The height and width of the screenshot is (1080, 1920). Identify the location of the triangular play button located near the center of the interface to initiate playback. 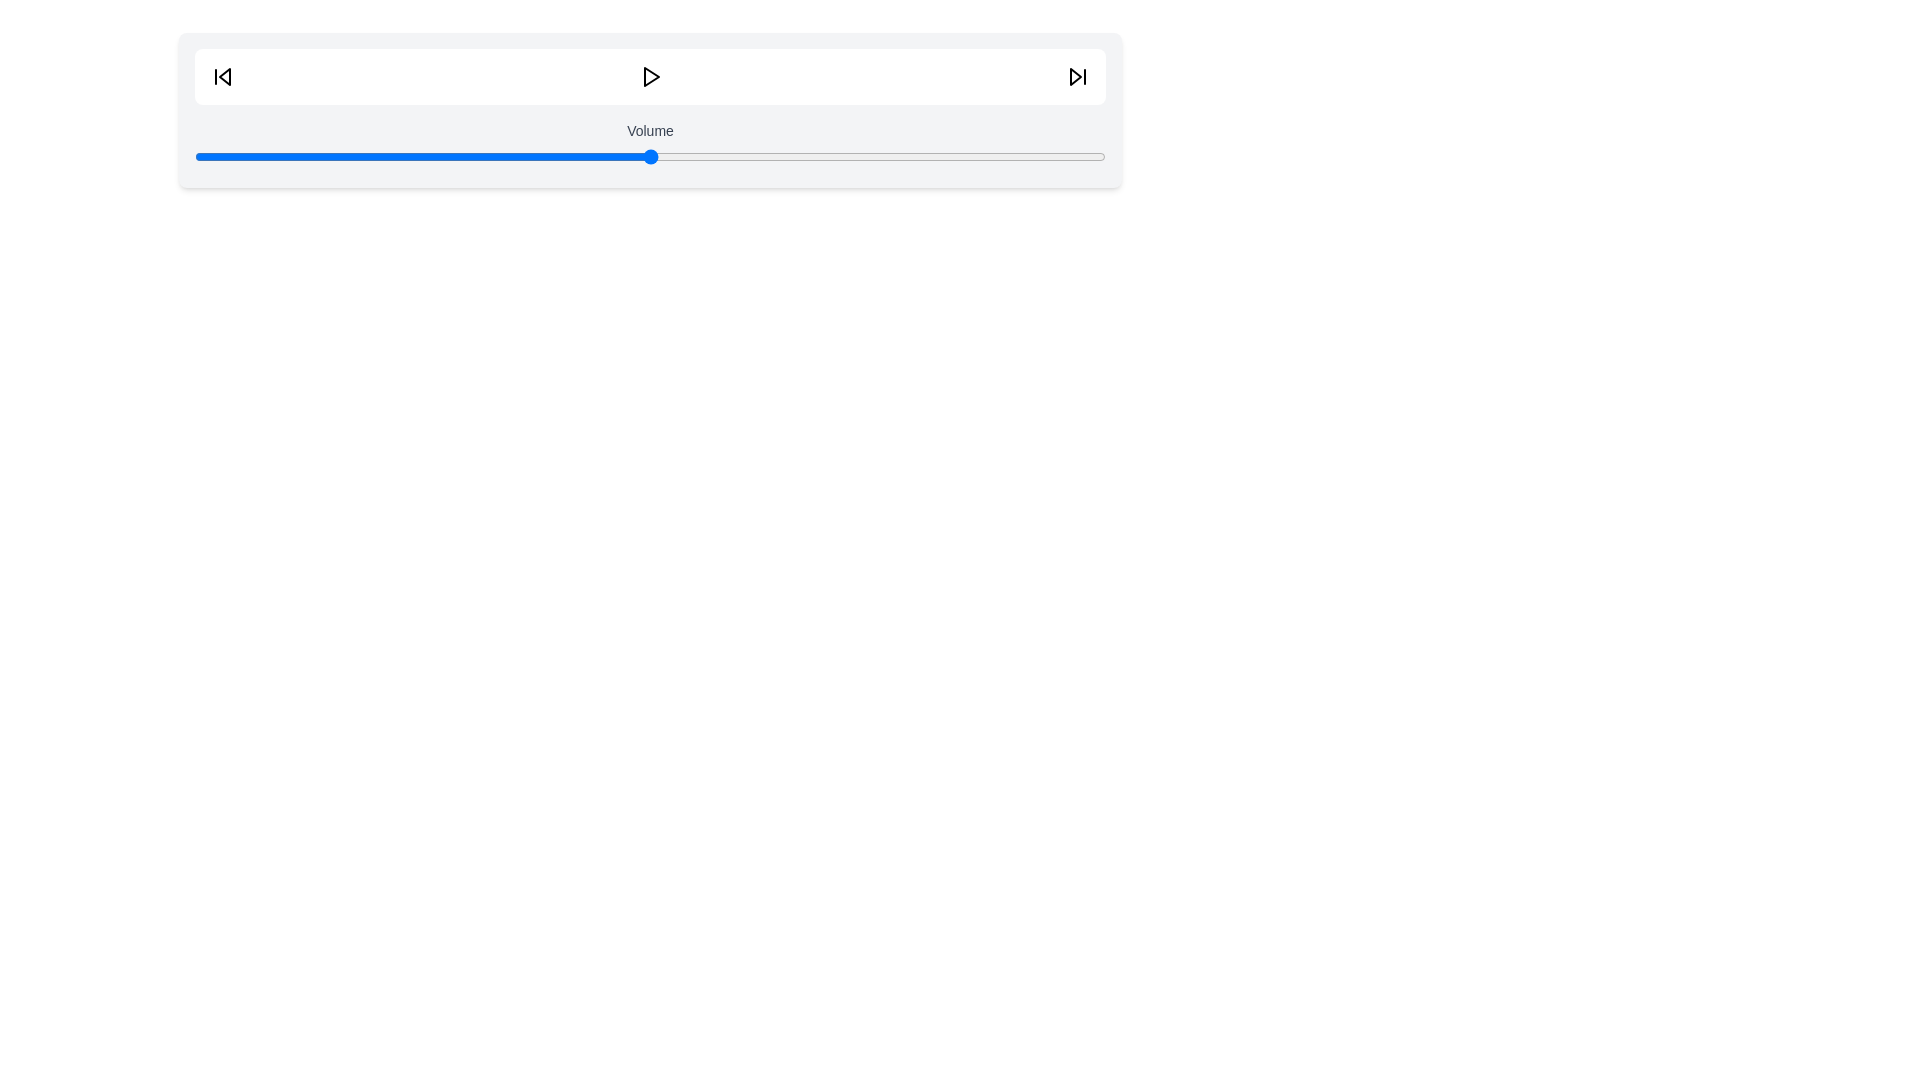
(651, 76).